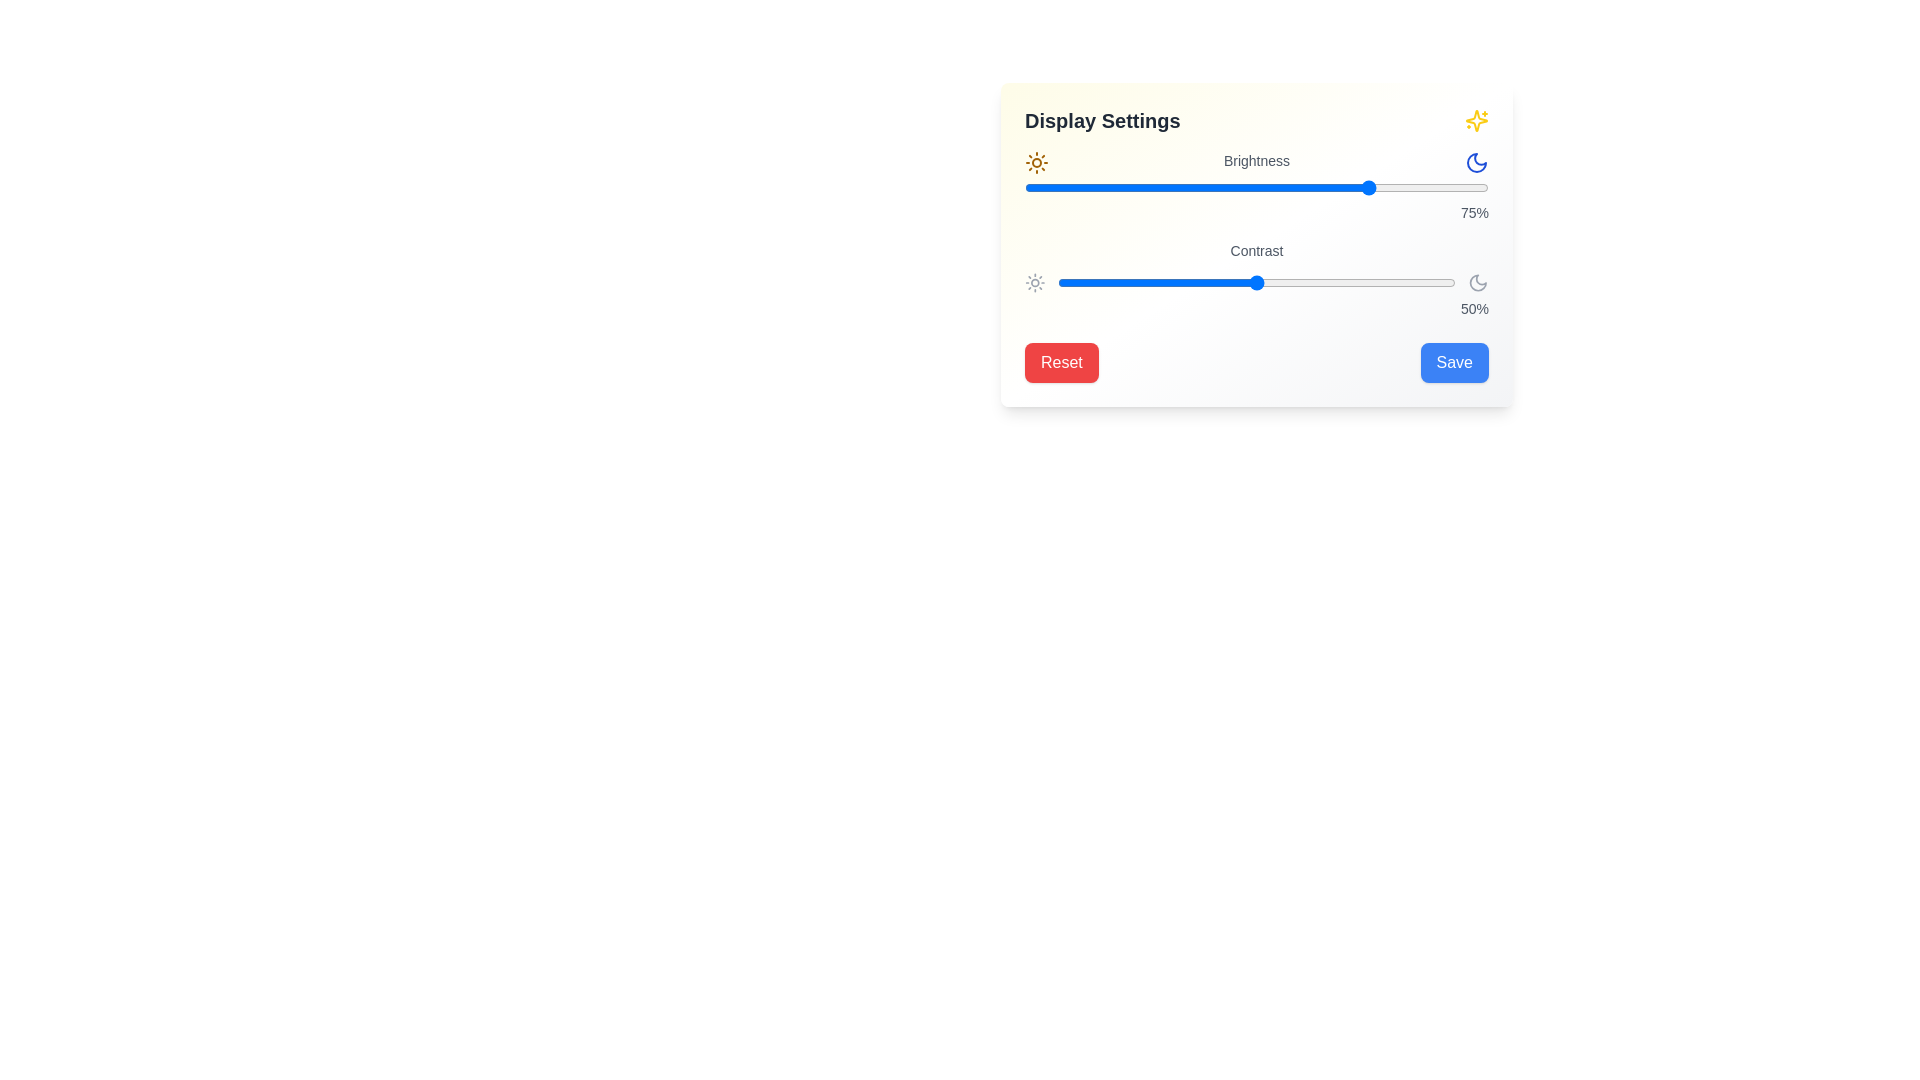 Image resolution: width=1920 pixels, height=1080 pixels. I want to click on brightness, so click(1070, 188).